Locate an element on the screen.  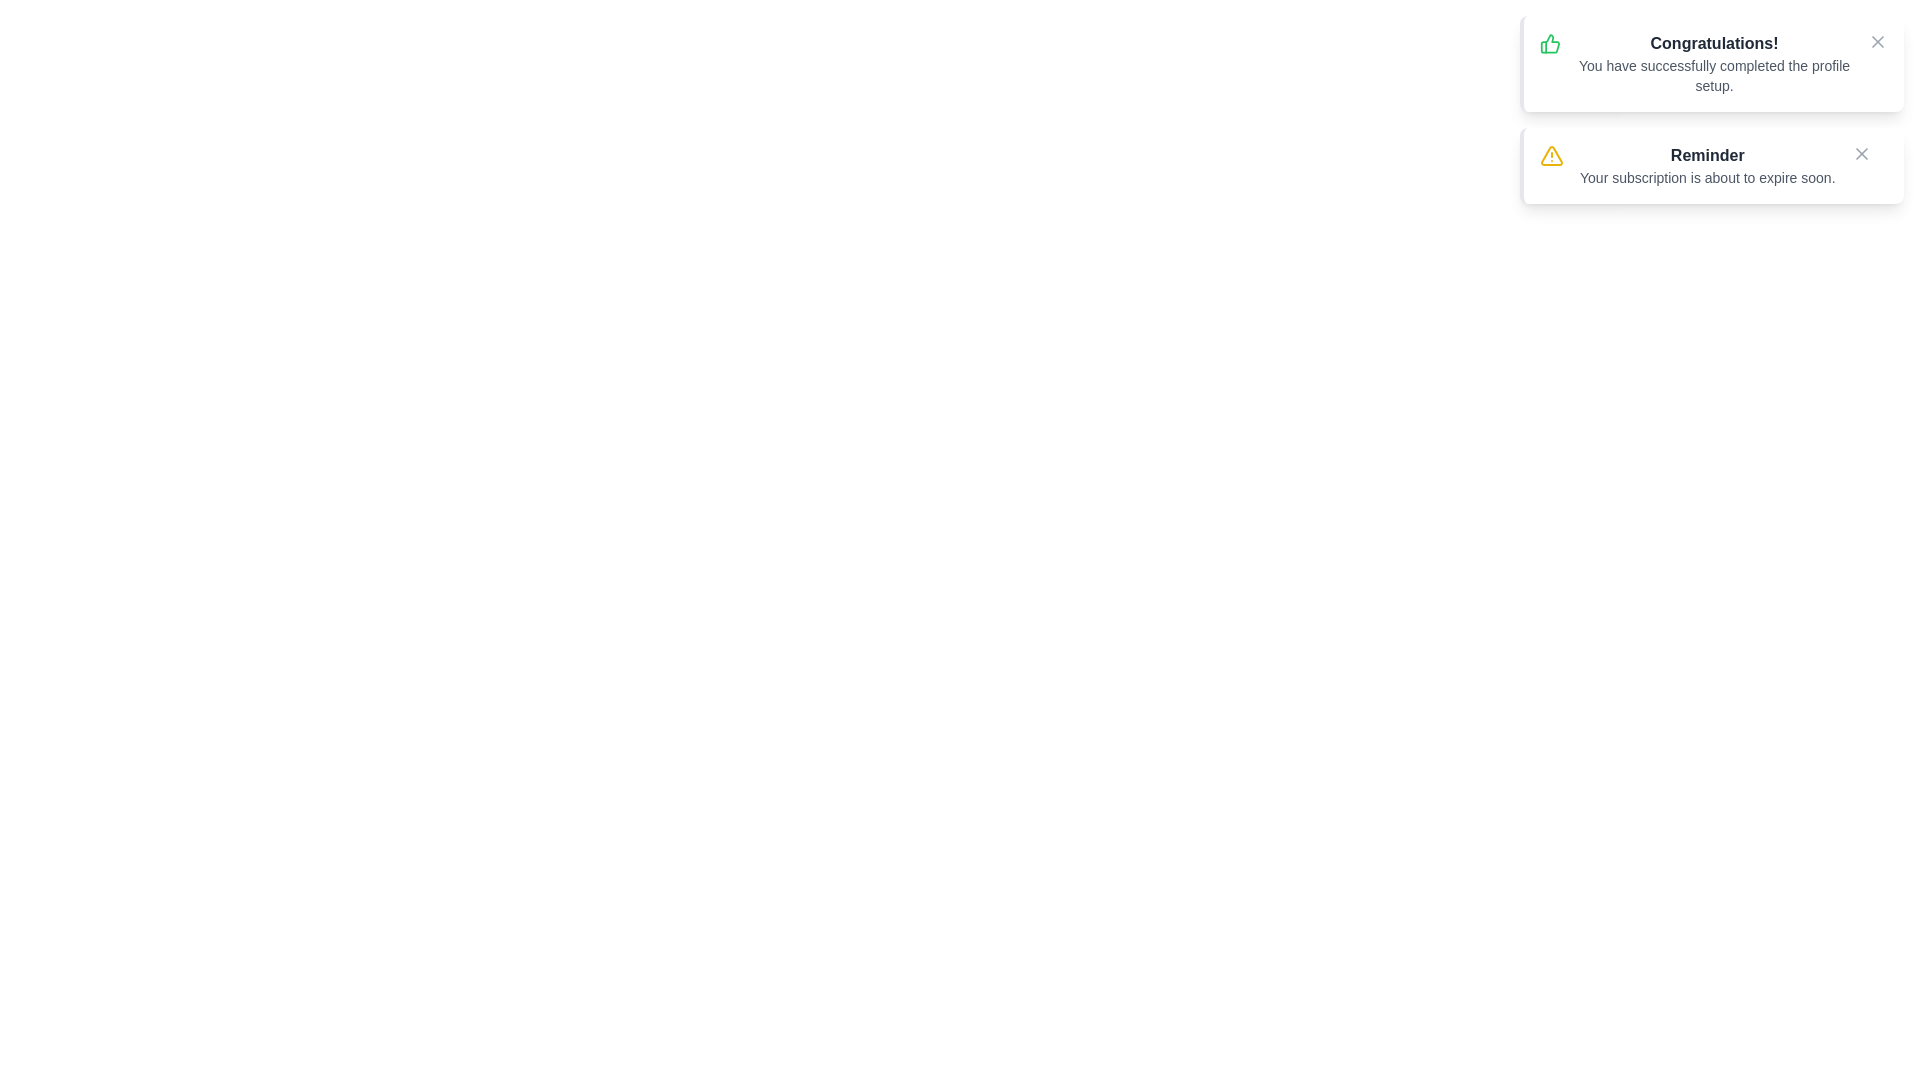
the notification with title 'Congratulations!' is located at coordinates (1711, 63).